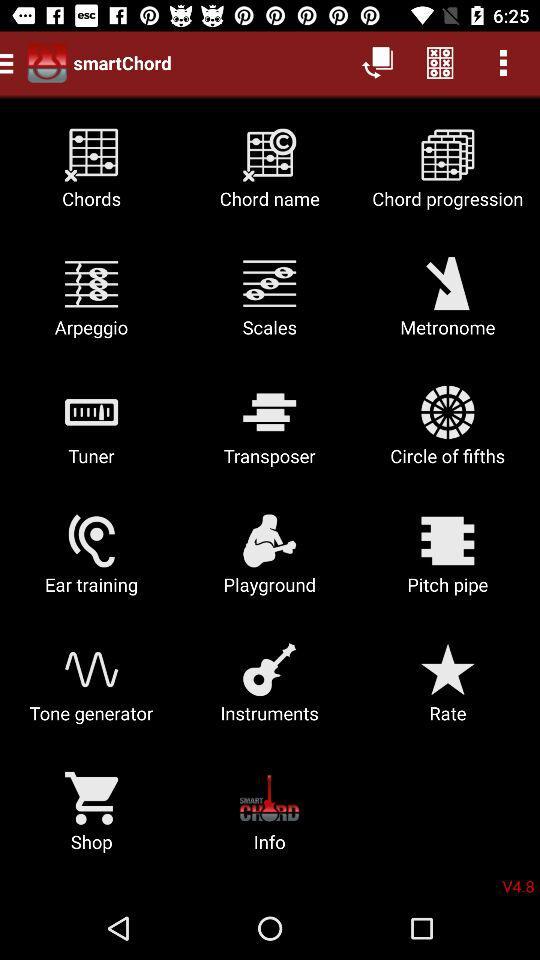  What do you see at coordinates (90, 818) in the screenshot?
I see `the icon below the tone generator icon` at bounding box center [90, 818].